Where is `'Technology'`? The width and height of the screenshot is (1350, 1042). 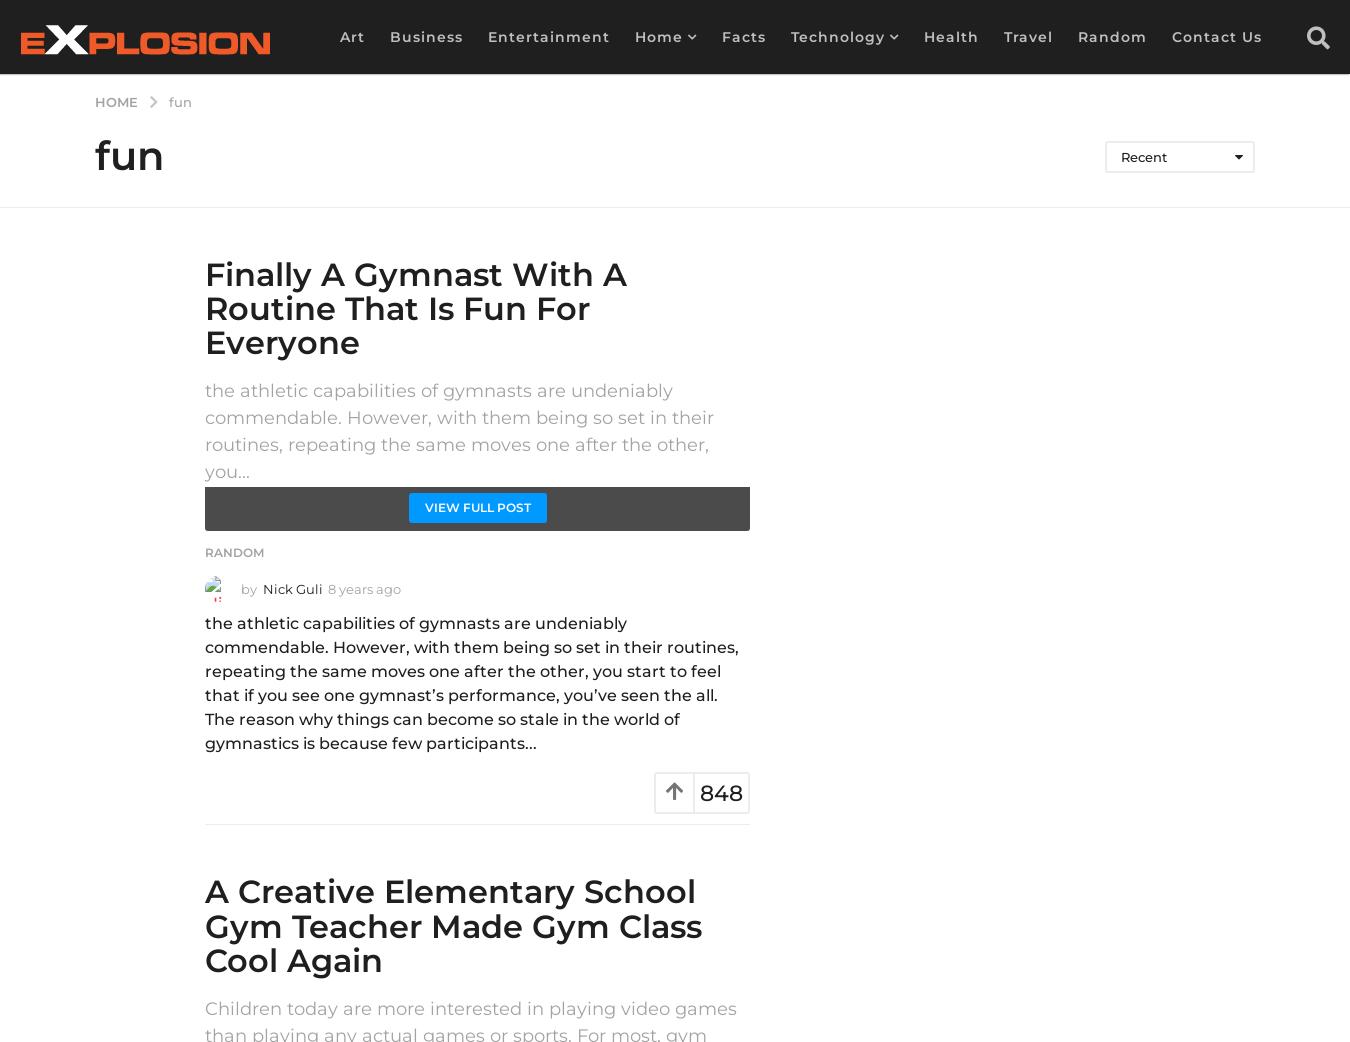
'Technology' is located at coordinates (837, 35).